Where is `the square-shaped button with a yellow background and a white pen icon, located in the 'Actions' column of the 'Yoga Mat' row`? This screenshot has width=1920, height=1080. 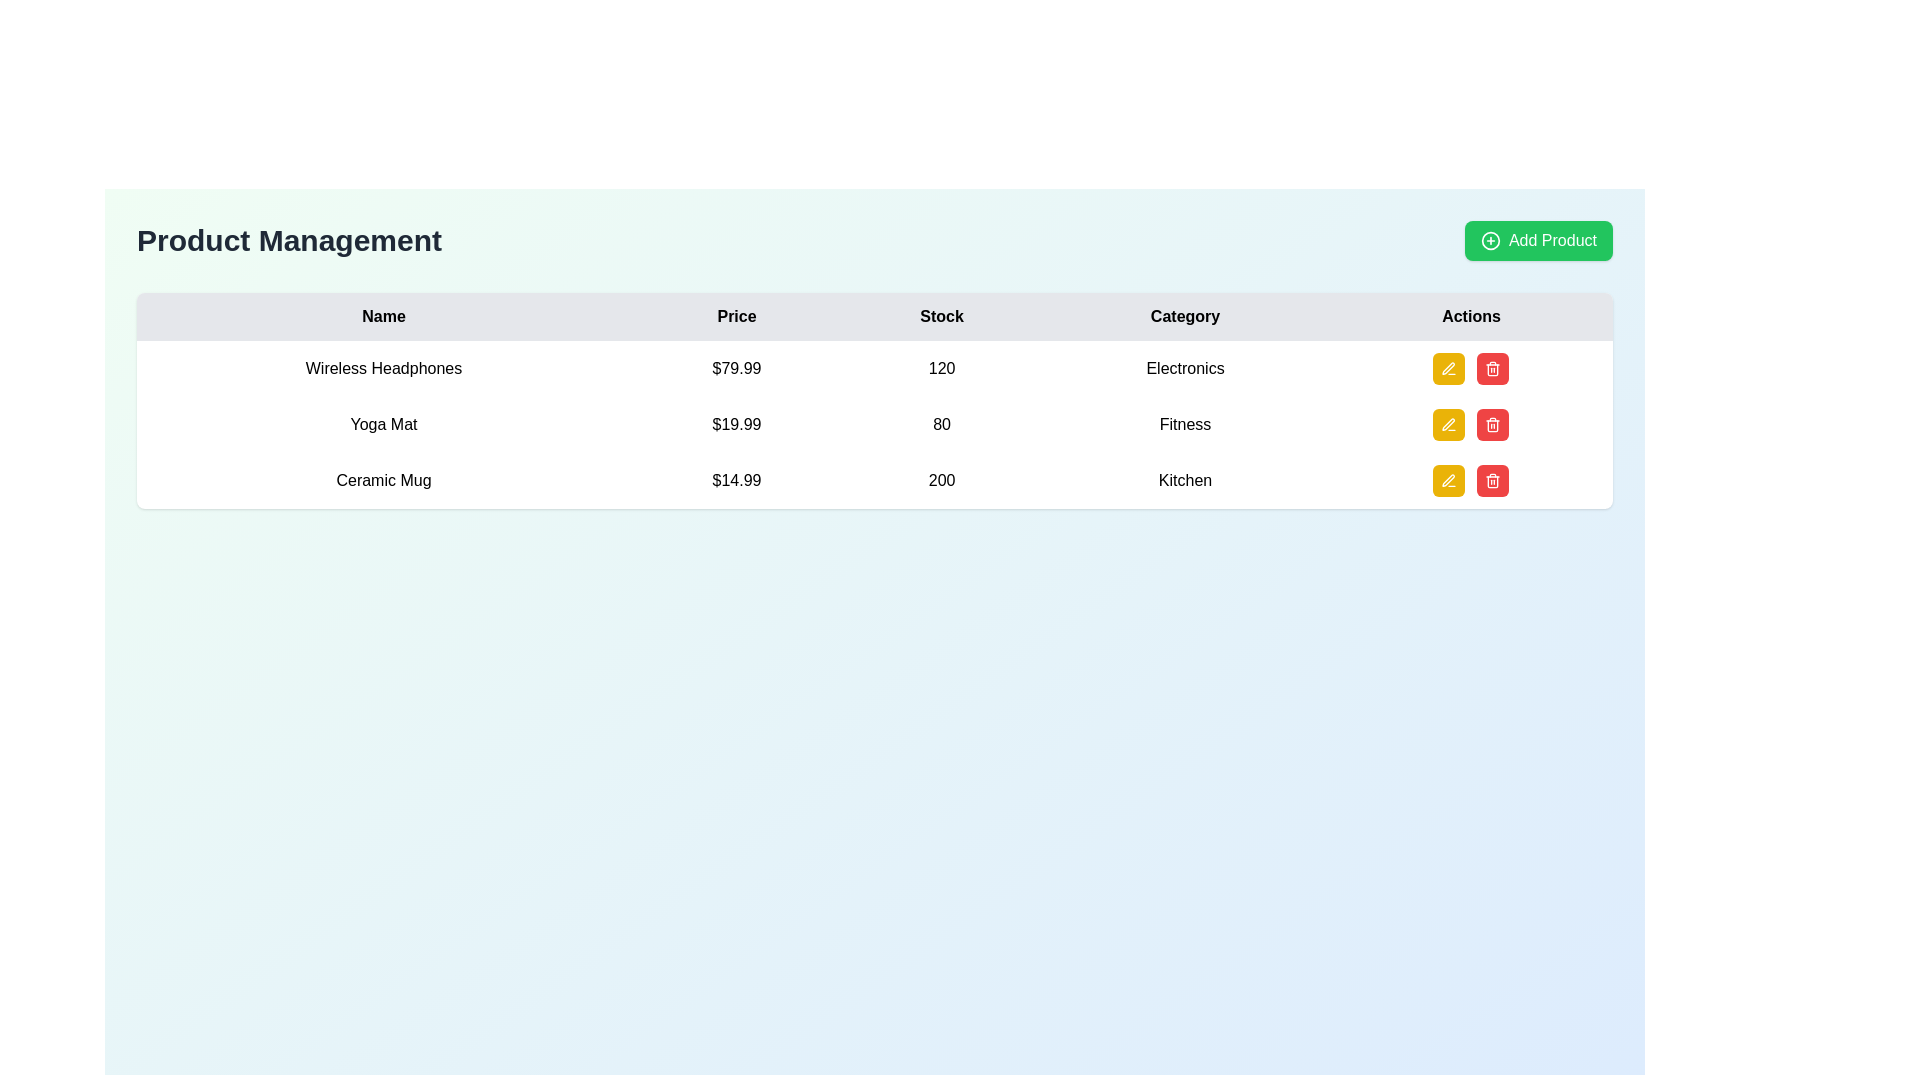 the square-shaped button with a yellow background and a white pen icon, located in the 'Actions' column of the 'Yoga Mat' row is located at coordinates (1449, 423).